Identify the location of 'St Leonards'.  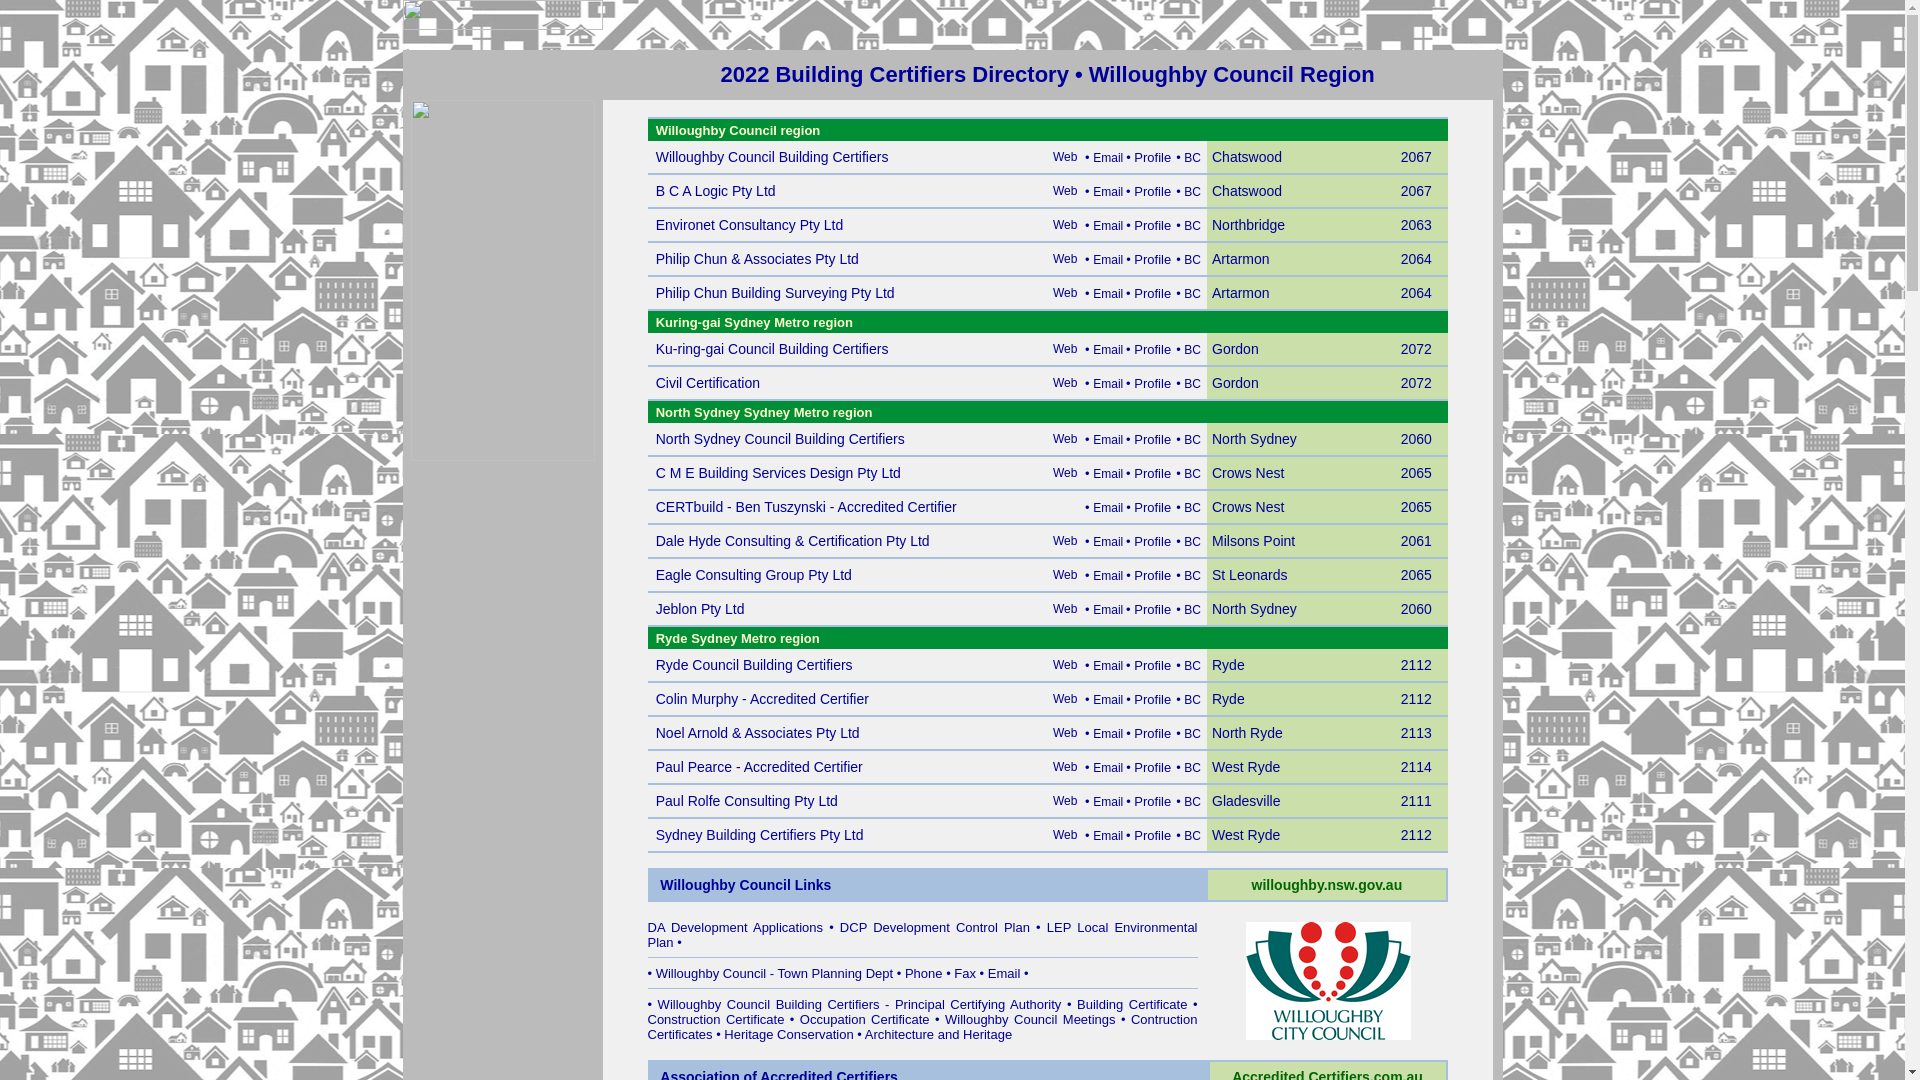
(1248, 575).